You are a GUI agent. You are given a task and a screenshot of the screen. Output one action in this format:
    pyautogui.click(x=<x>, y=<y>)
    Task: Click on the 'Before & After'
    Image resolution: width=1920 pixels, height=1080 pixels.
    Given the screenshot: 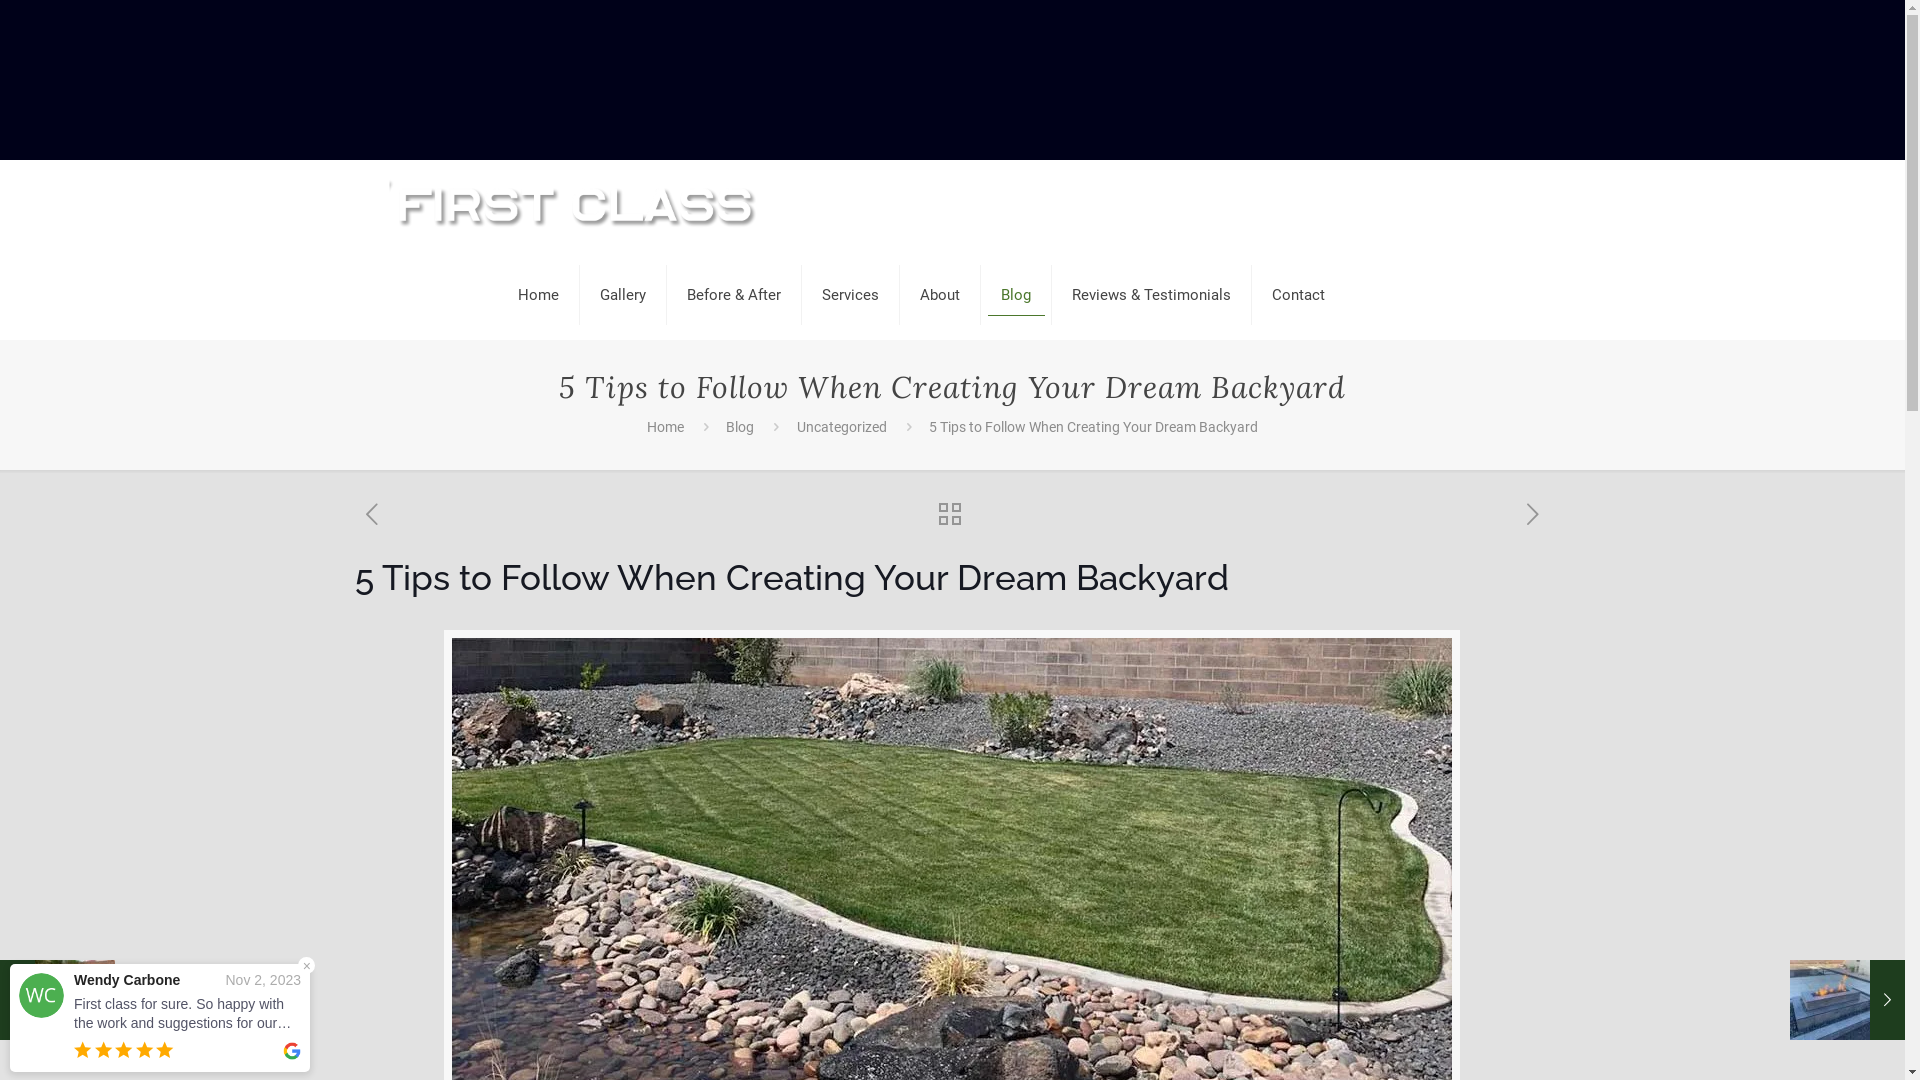 What is the action you would take?
    pyautogui.click(x=667, y=294)
    